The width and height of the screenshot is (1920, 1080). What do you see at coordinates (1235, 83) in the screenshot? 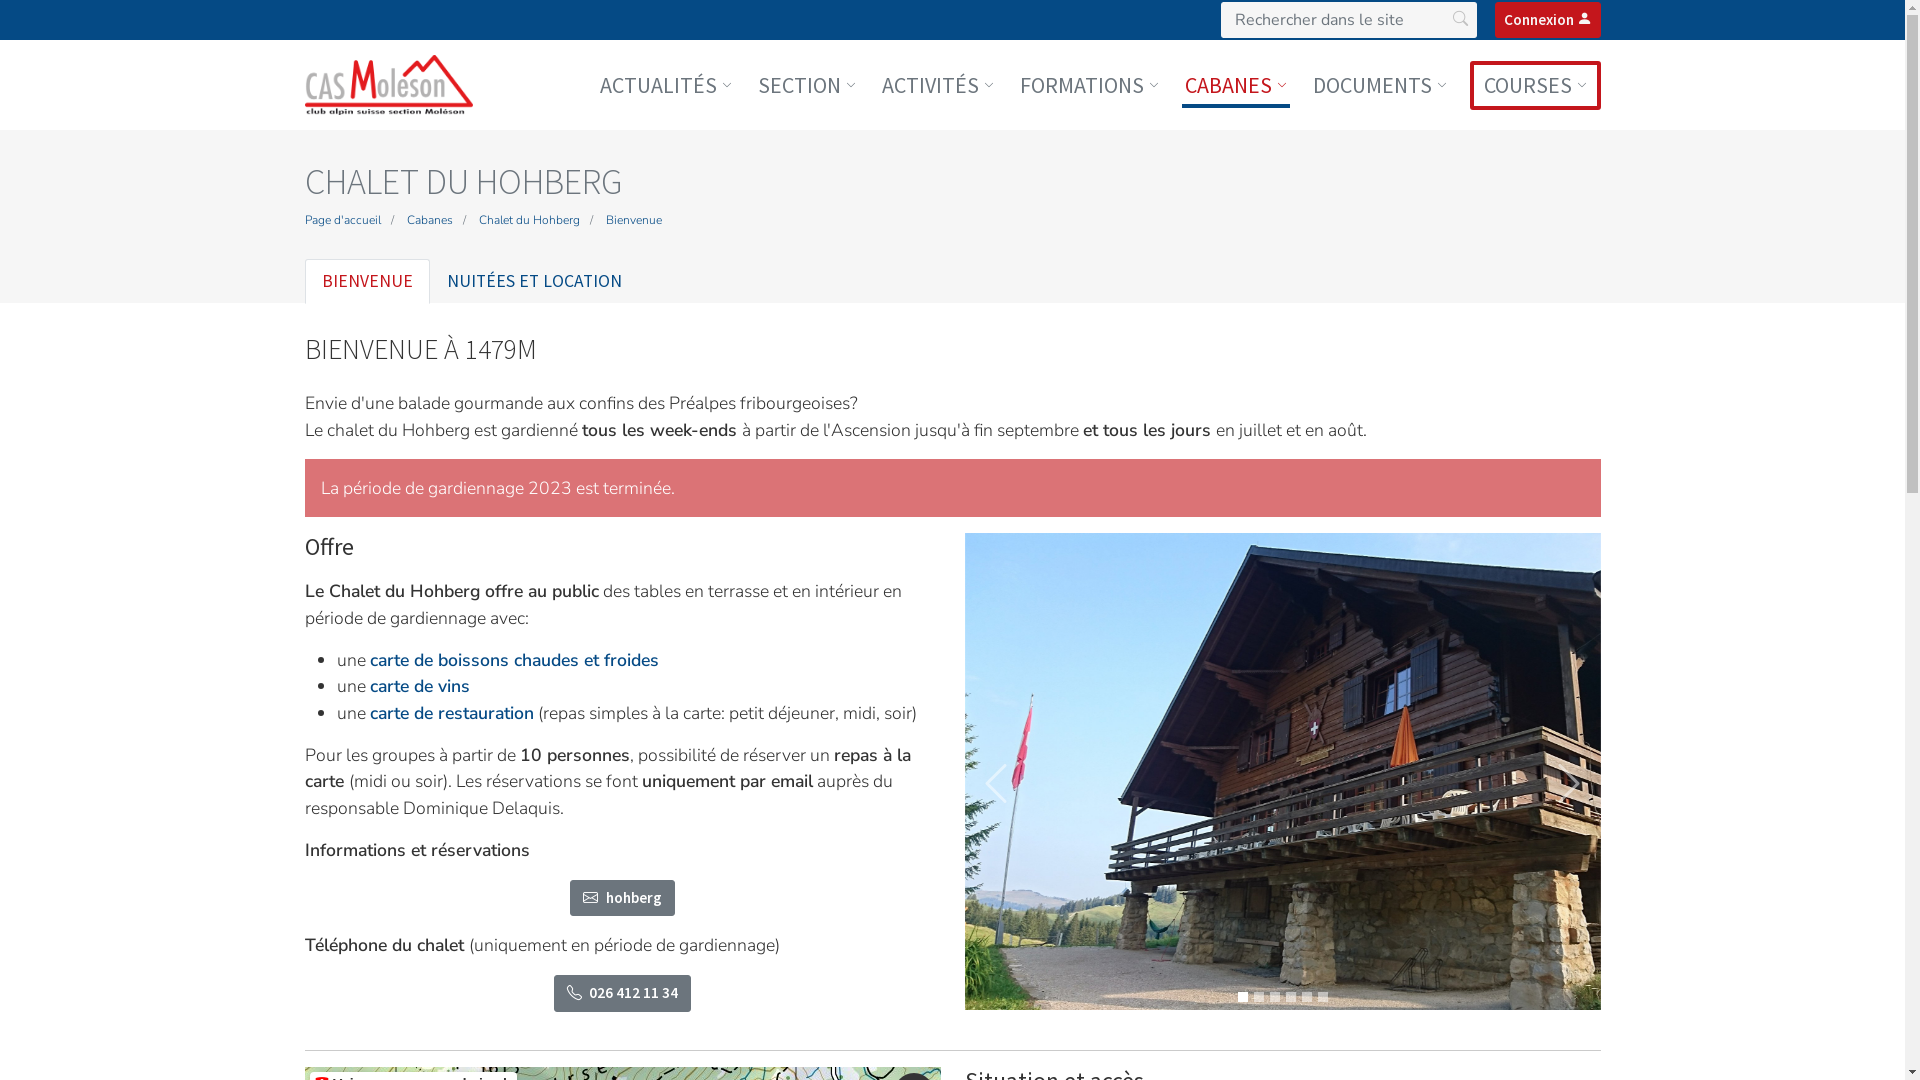
I see `'CABANES'` at bounding box center [1235, 83].